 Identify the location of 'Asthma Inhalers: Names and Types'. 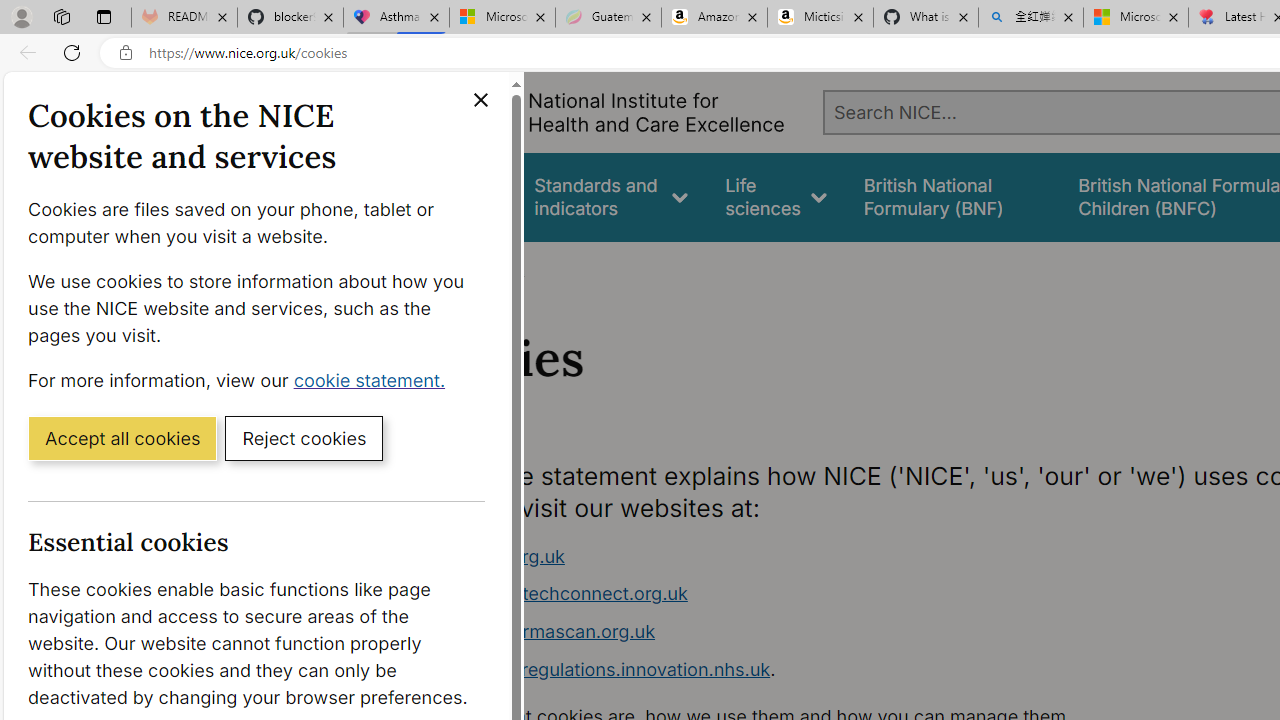
(396, 17).